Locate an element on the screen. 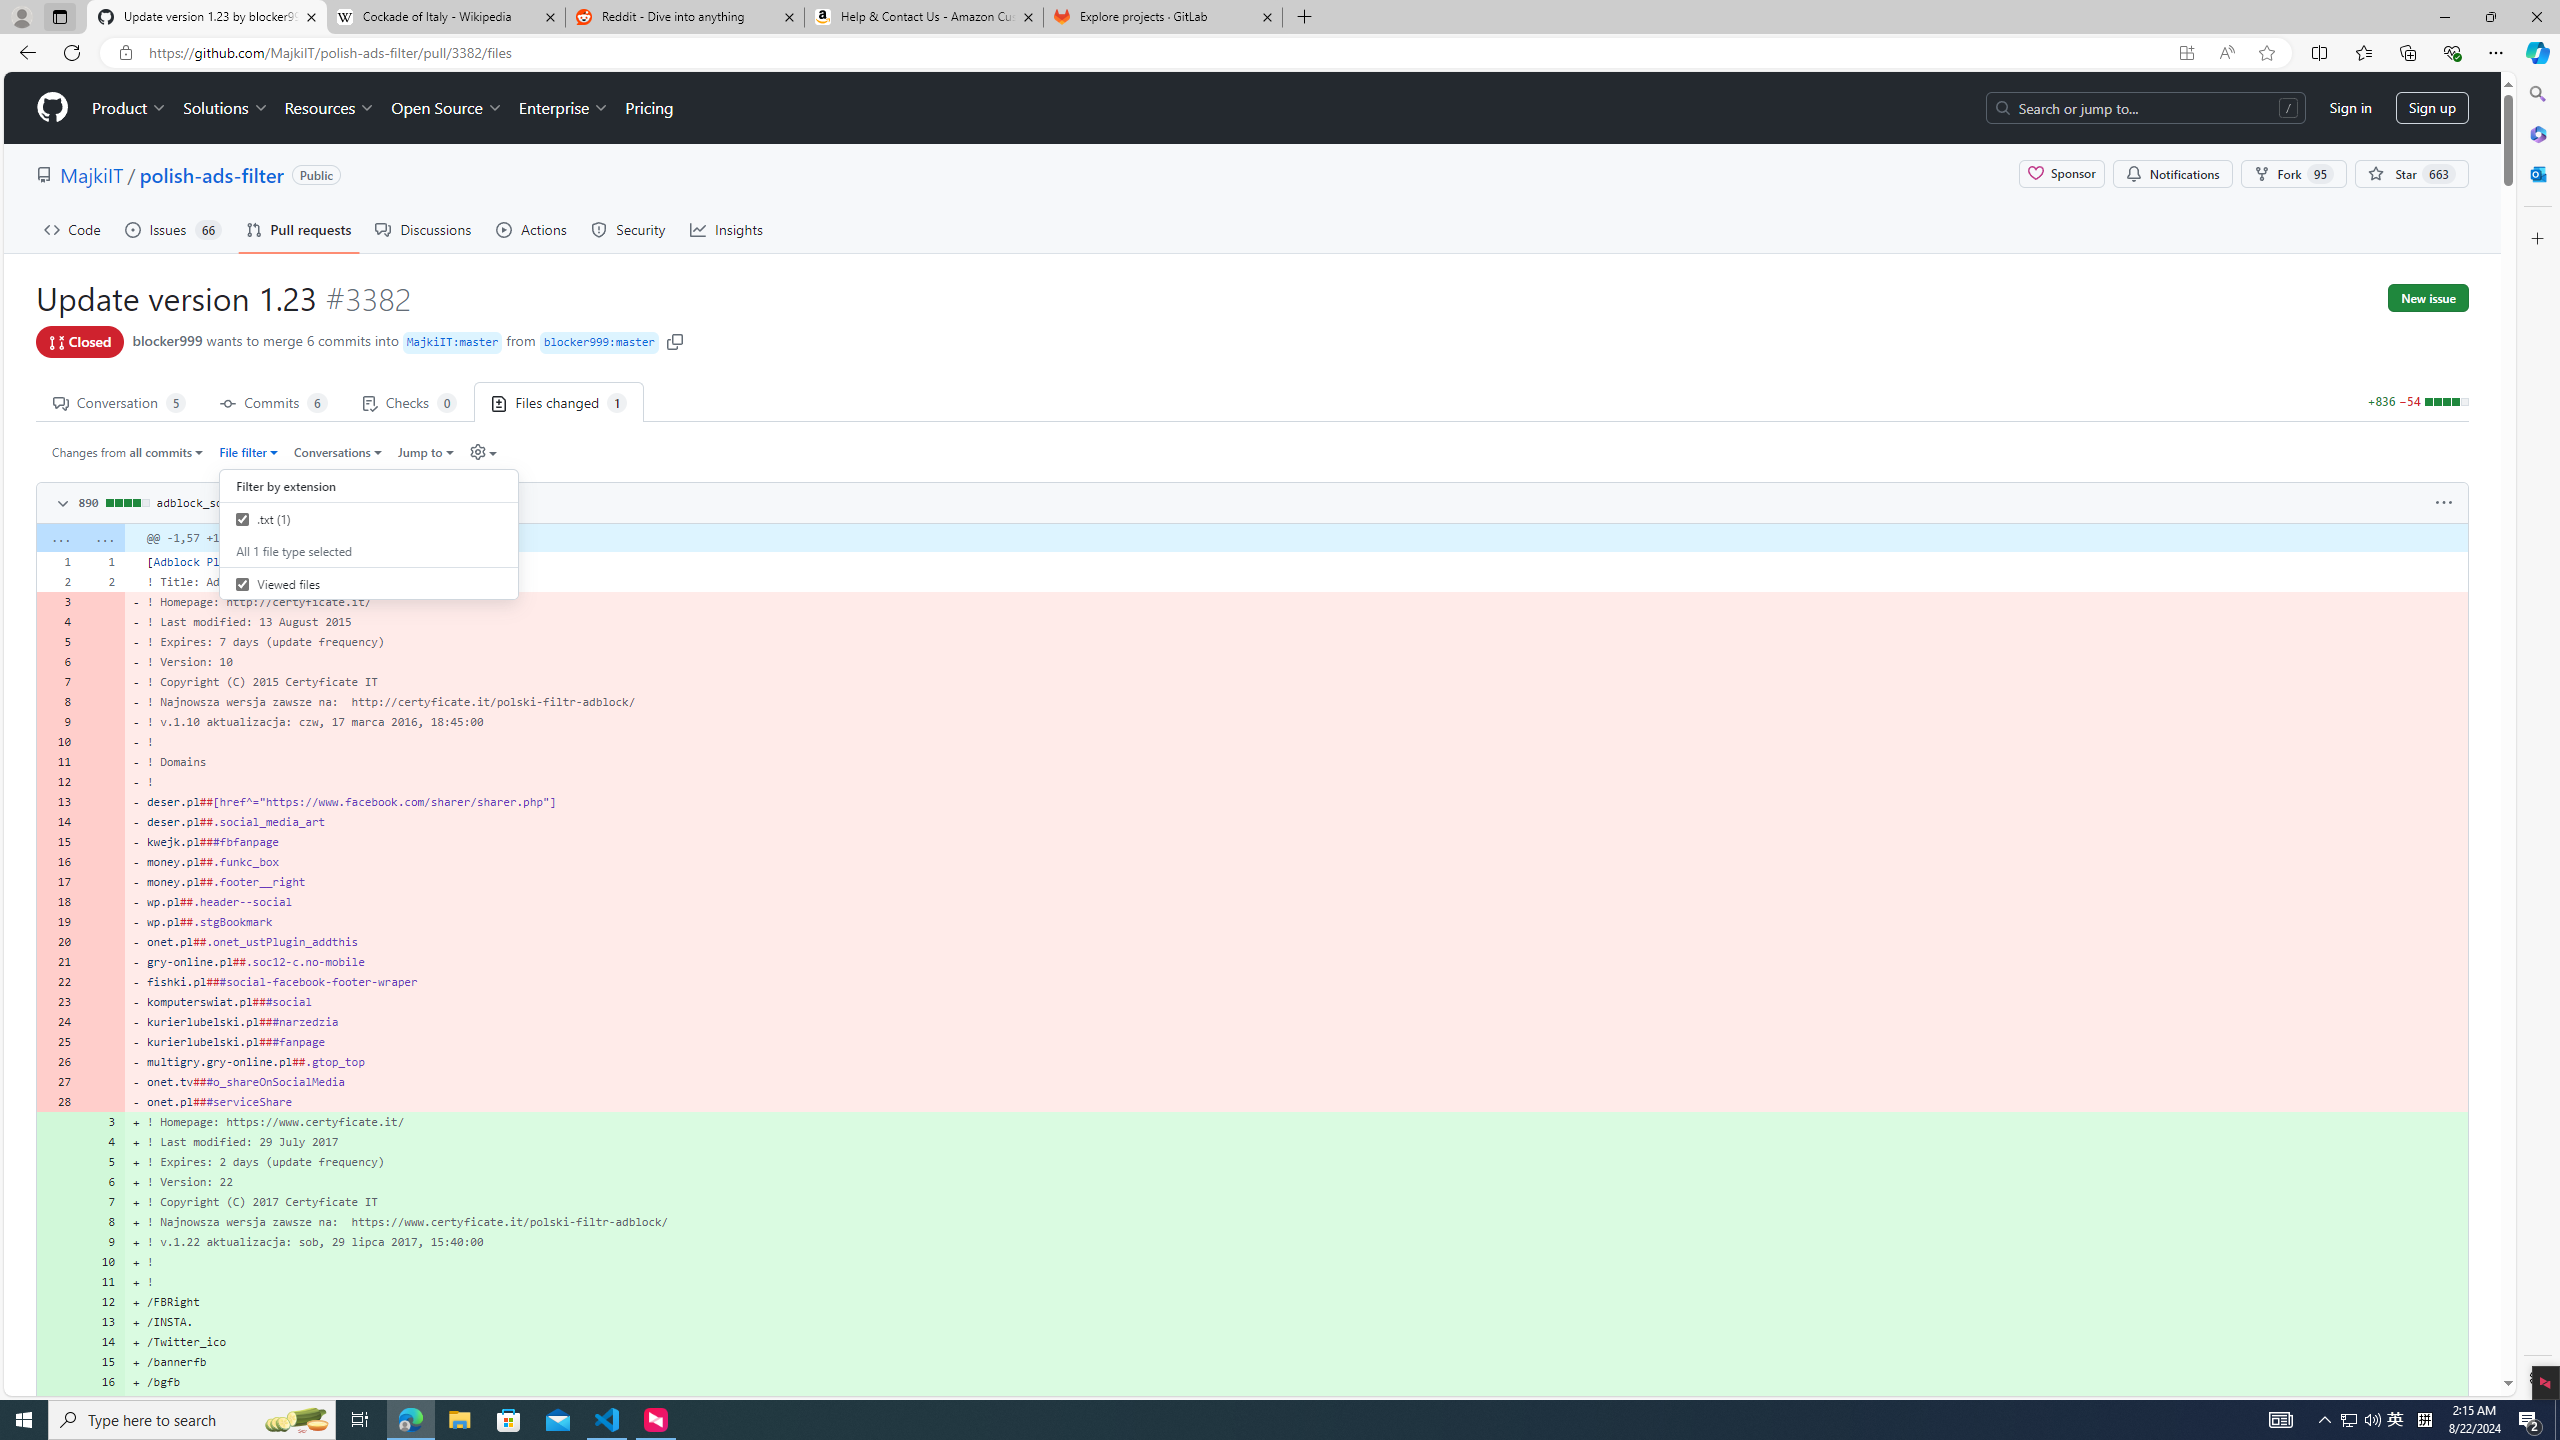 The width and height of the screenshot is (2560, 1440). '8' is located at coordinates (102, 1221).